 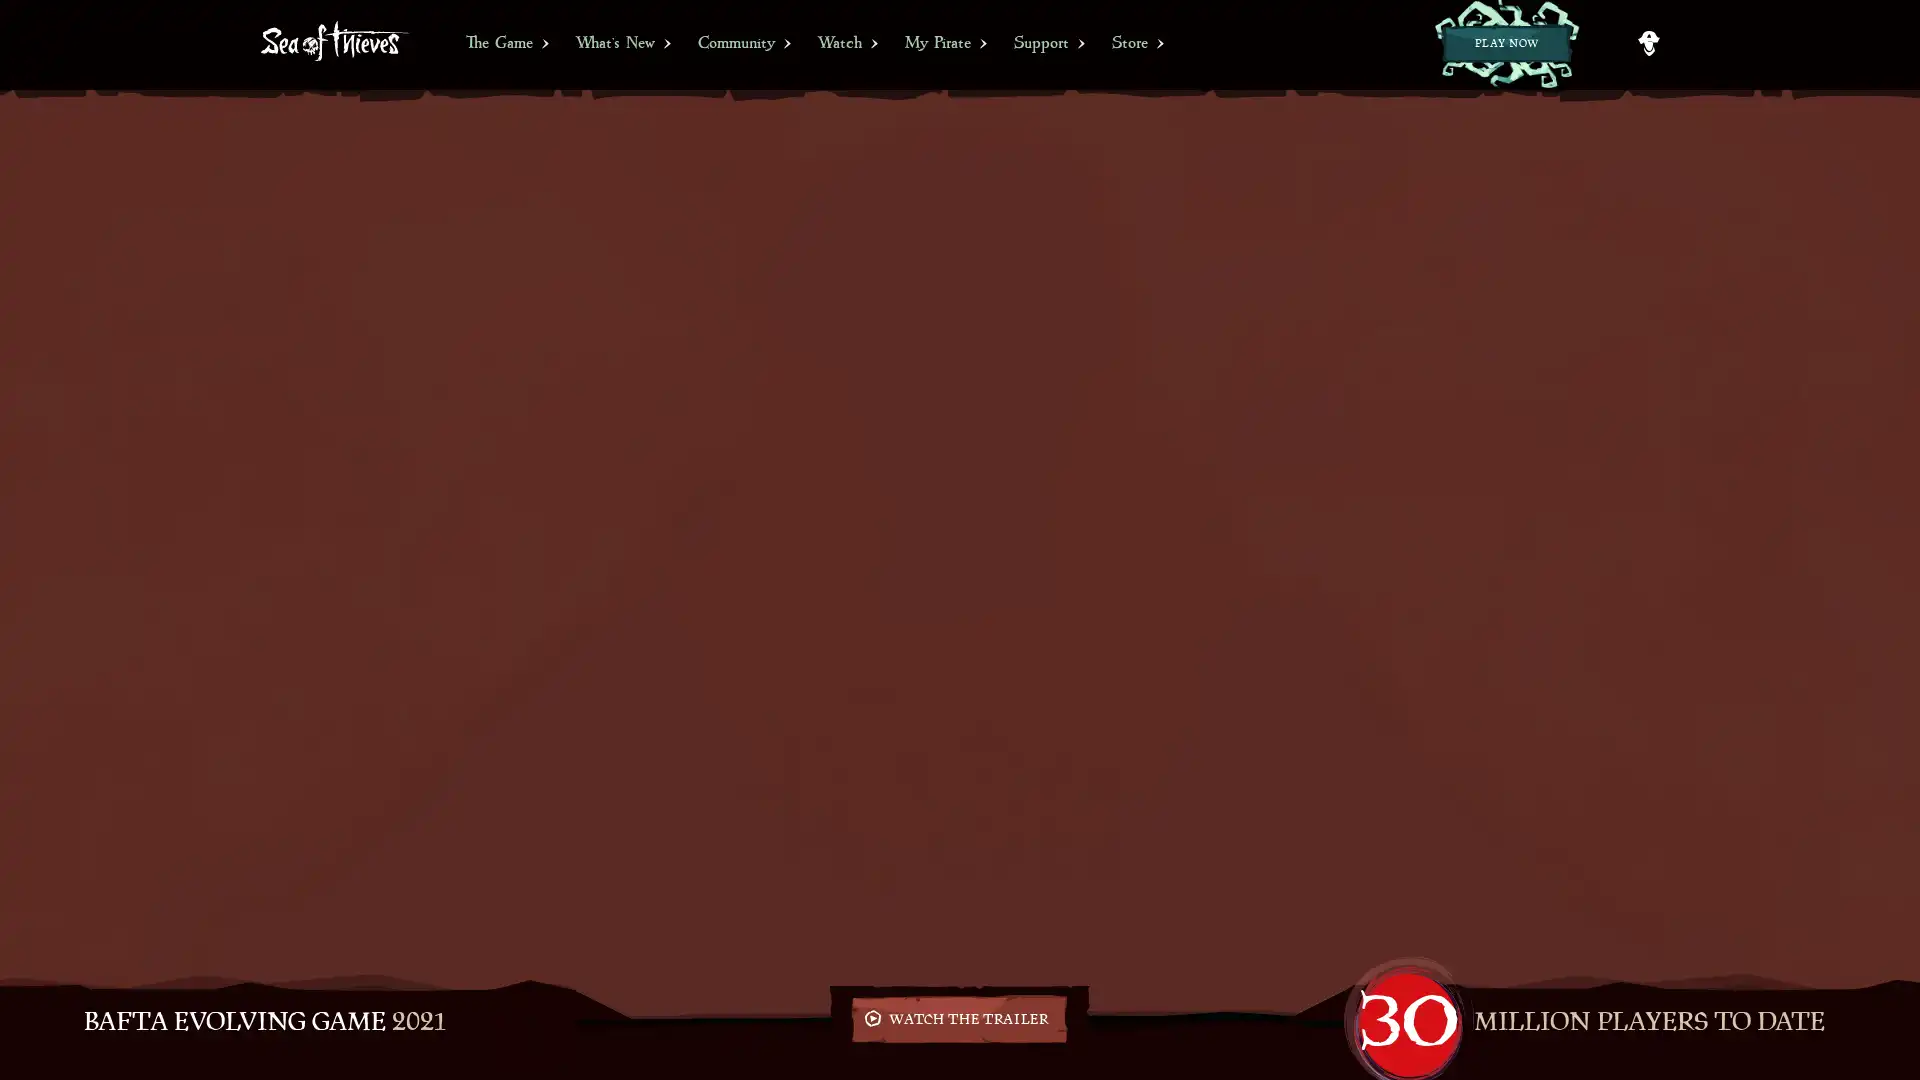 I want to click on Account, so click(x=1648, y=43).